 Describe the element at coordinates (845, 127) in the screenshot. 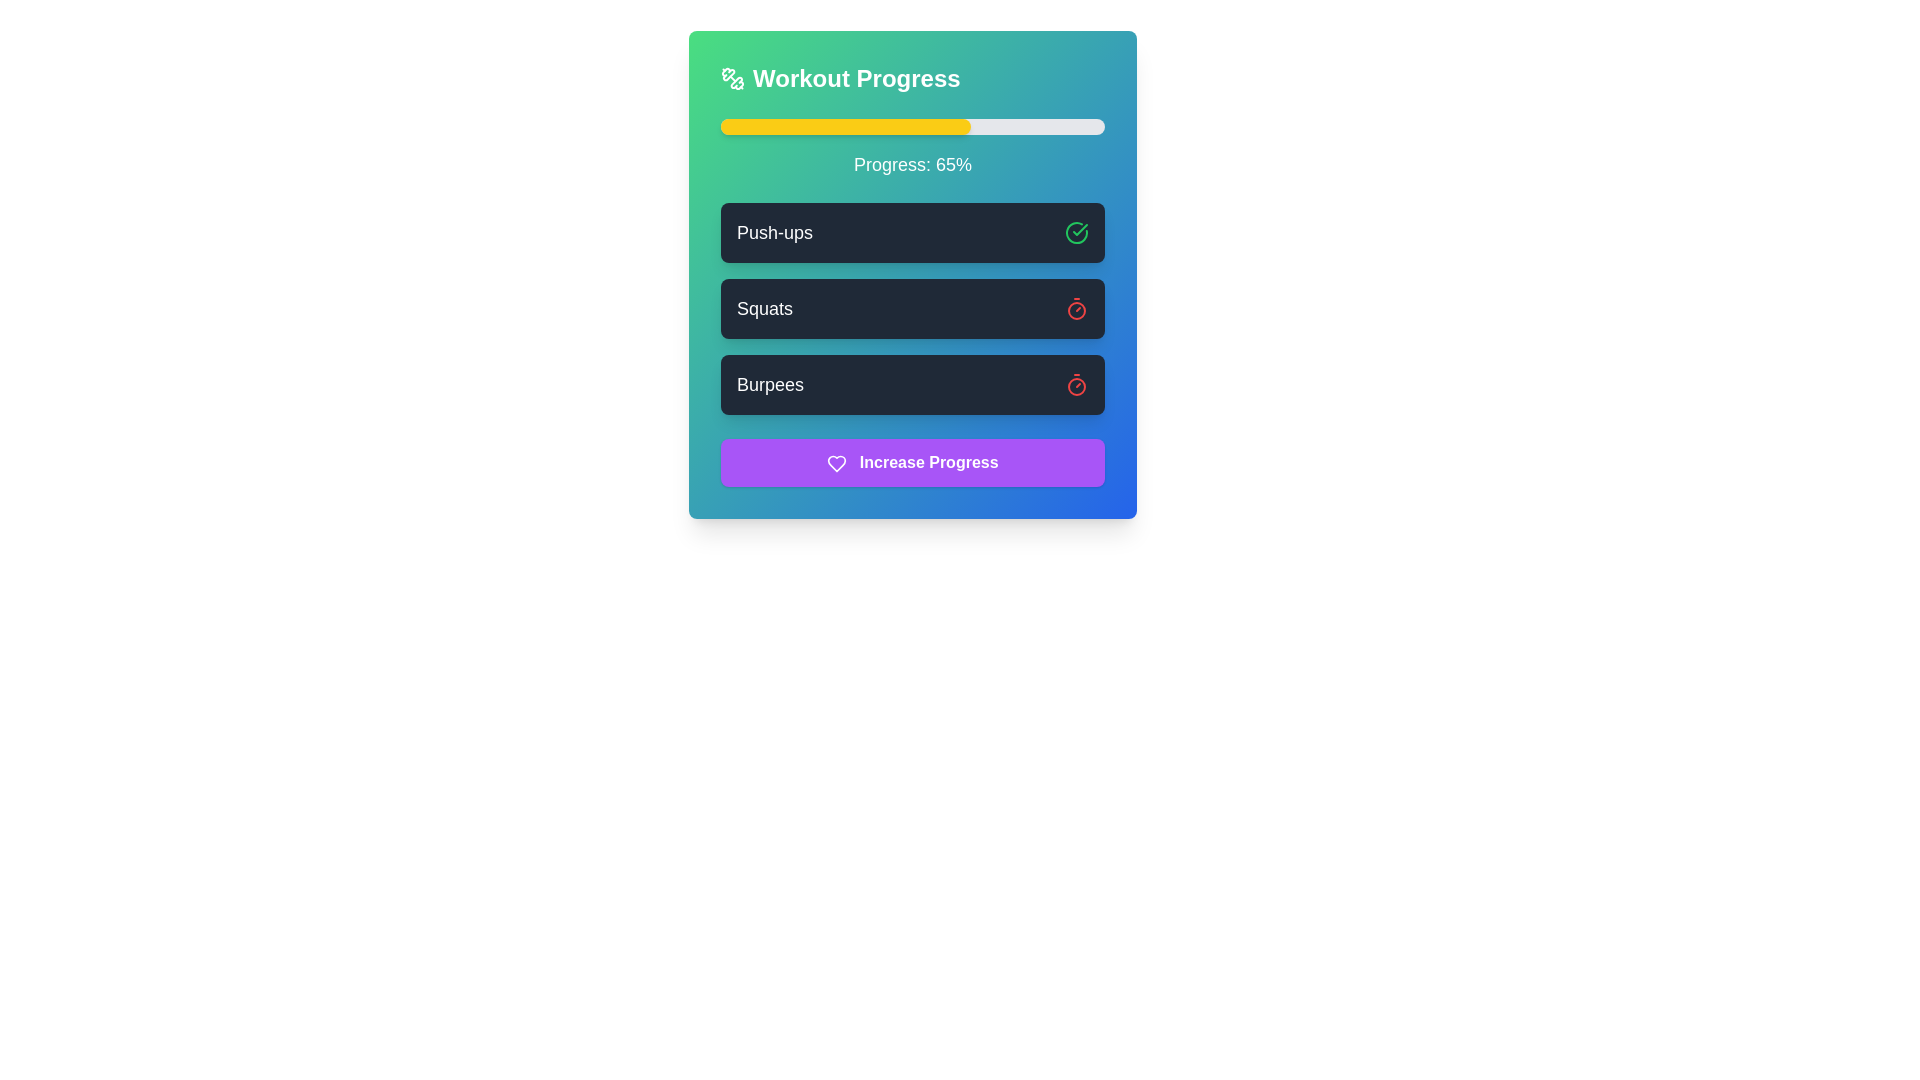

I see `the progress indicator segment that visually represents the progress made towards a goal, located inside a horizontal progress bar at the top of a card interface` at that location.